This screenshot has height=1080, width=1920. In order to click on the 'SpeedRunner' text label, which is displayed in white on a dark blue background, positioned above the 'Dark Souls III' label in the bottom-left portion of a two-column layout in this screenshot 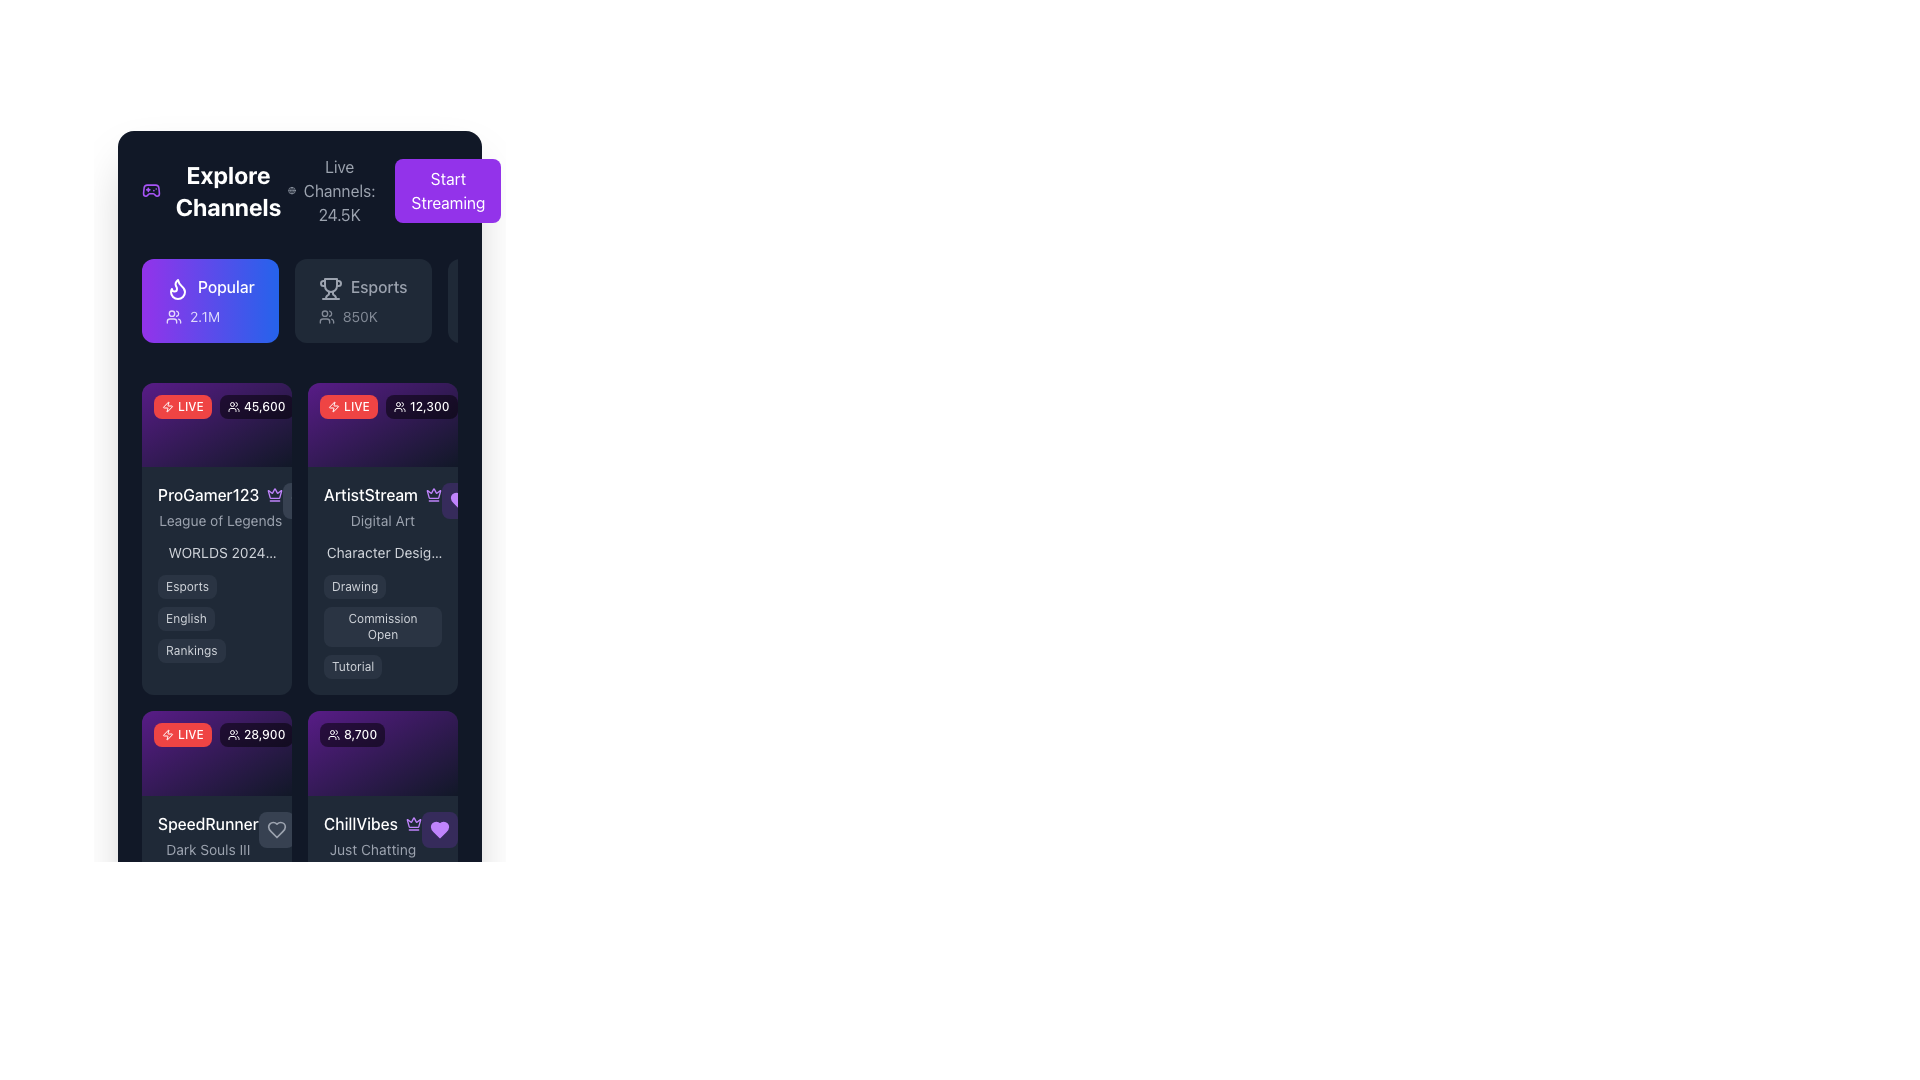, I will do `click(208, 823)`.